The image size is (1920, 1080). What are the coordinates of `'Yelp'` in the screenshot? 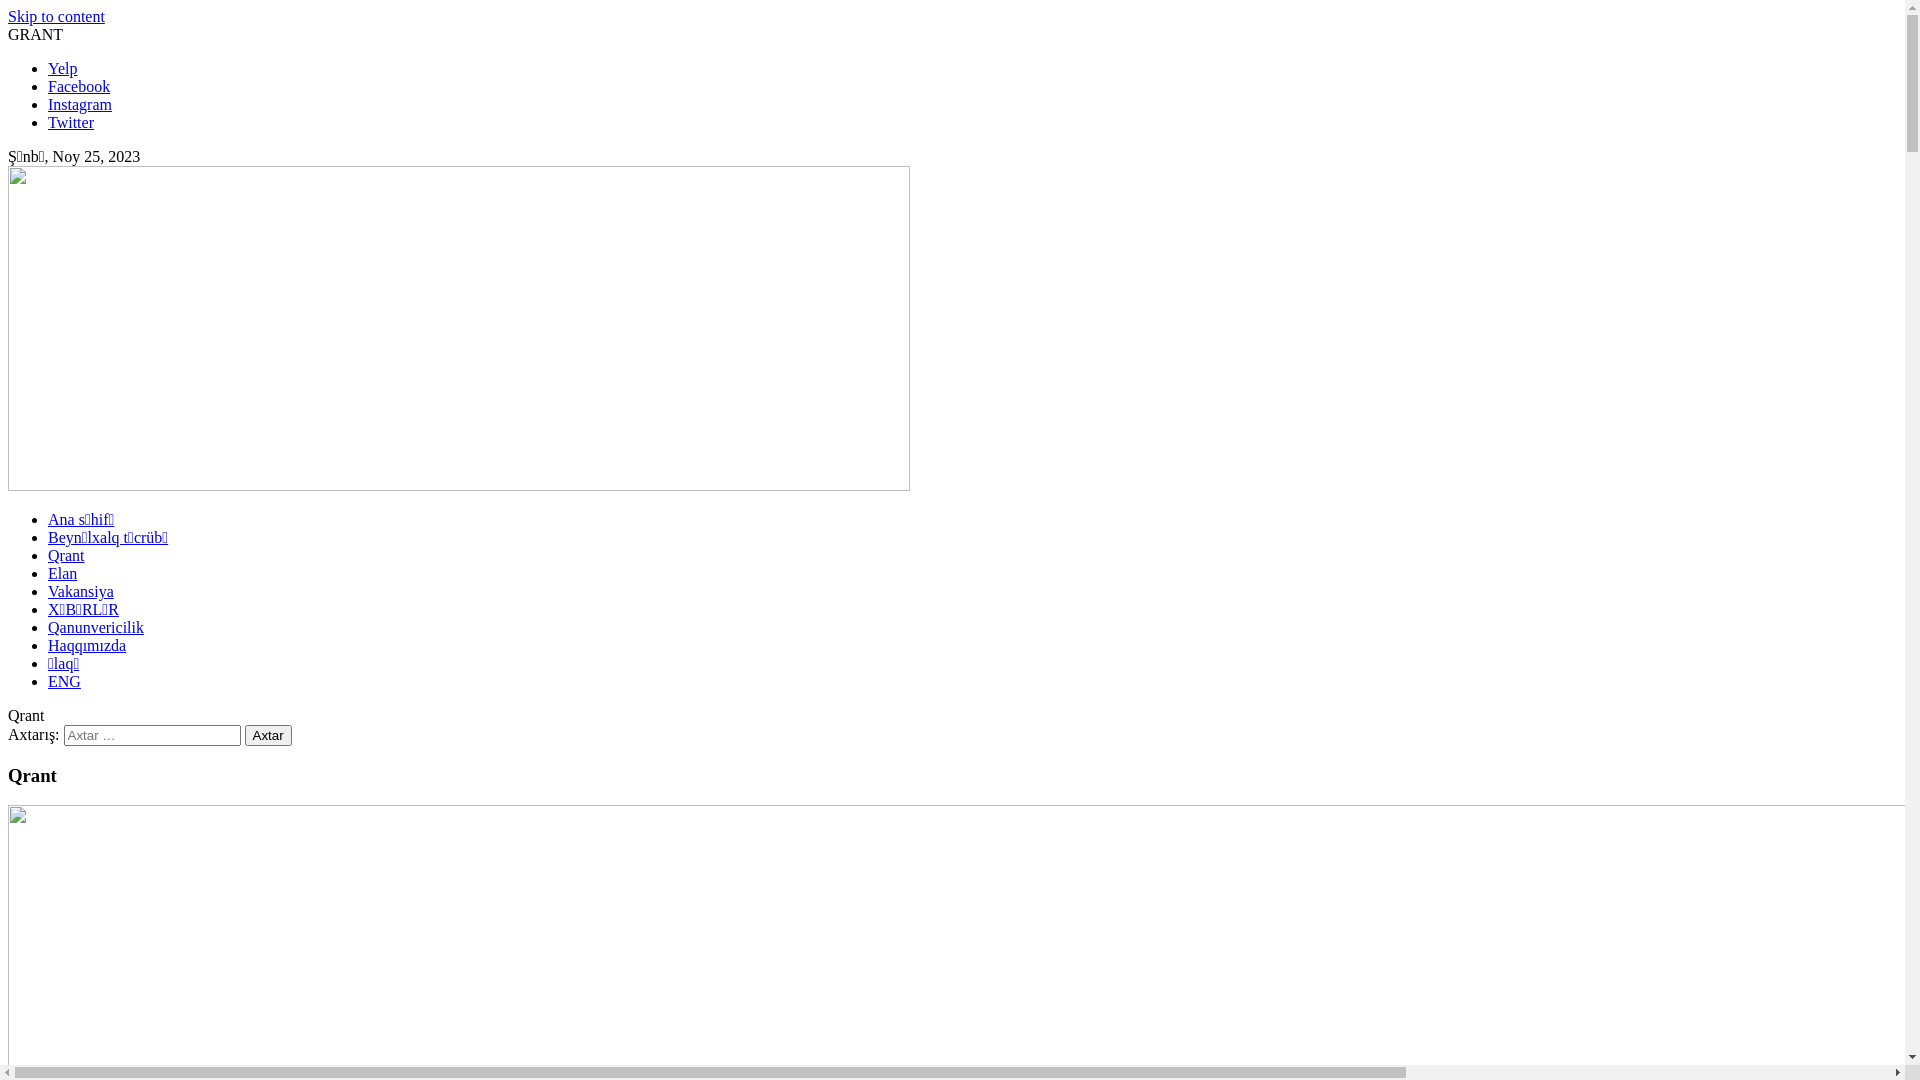 It's located at (62, 67).